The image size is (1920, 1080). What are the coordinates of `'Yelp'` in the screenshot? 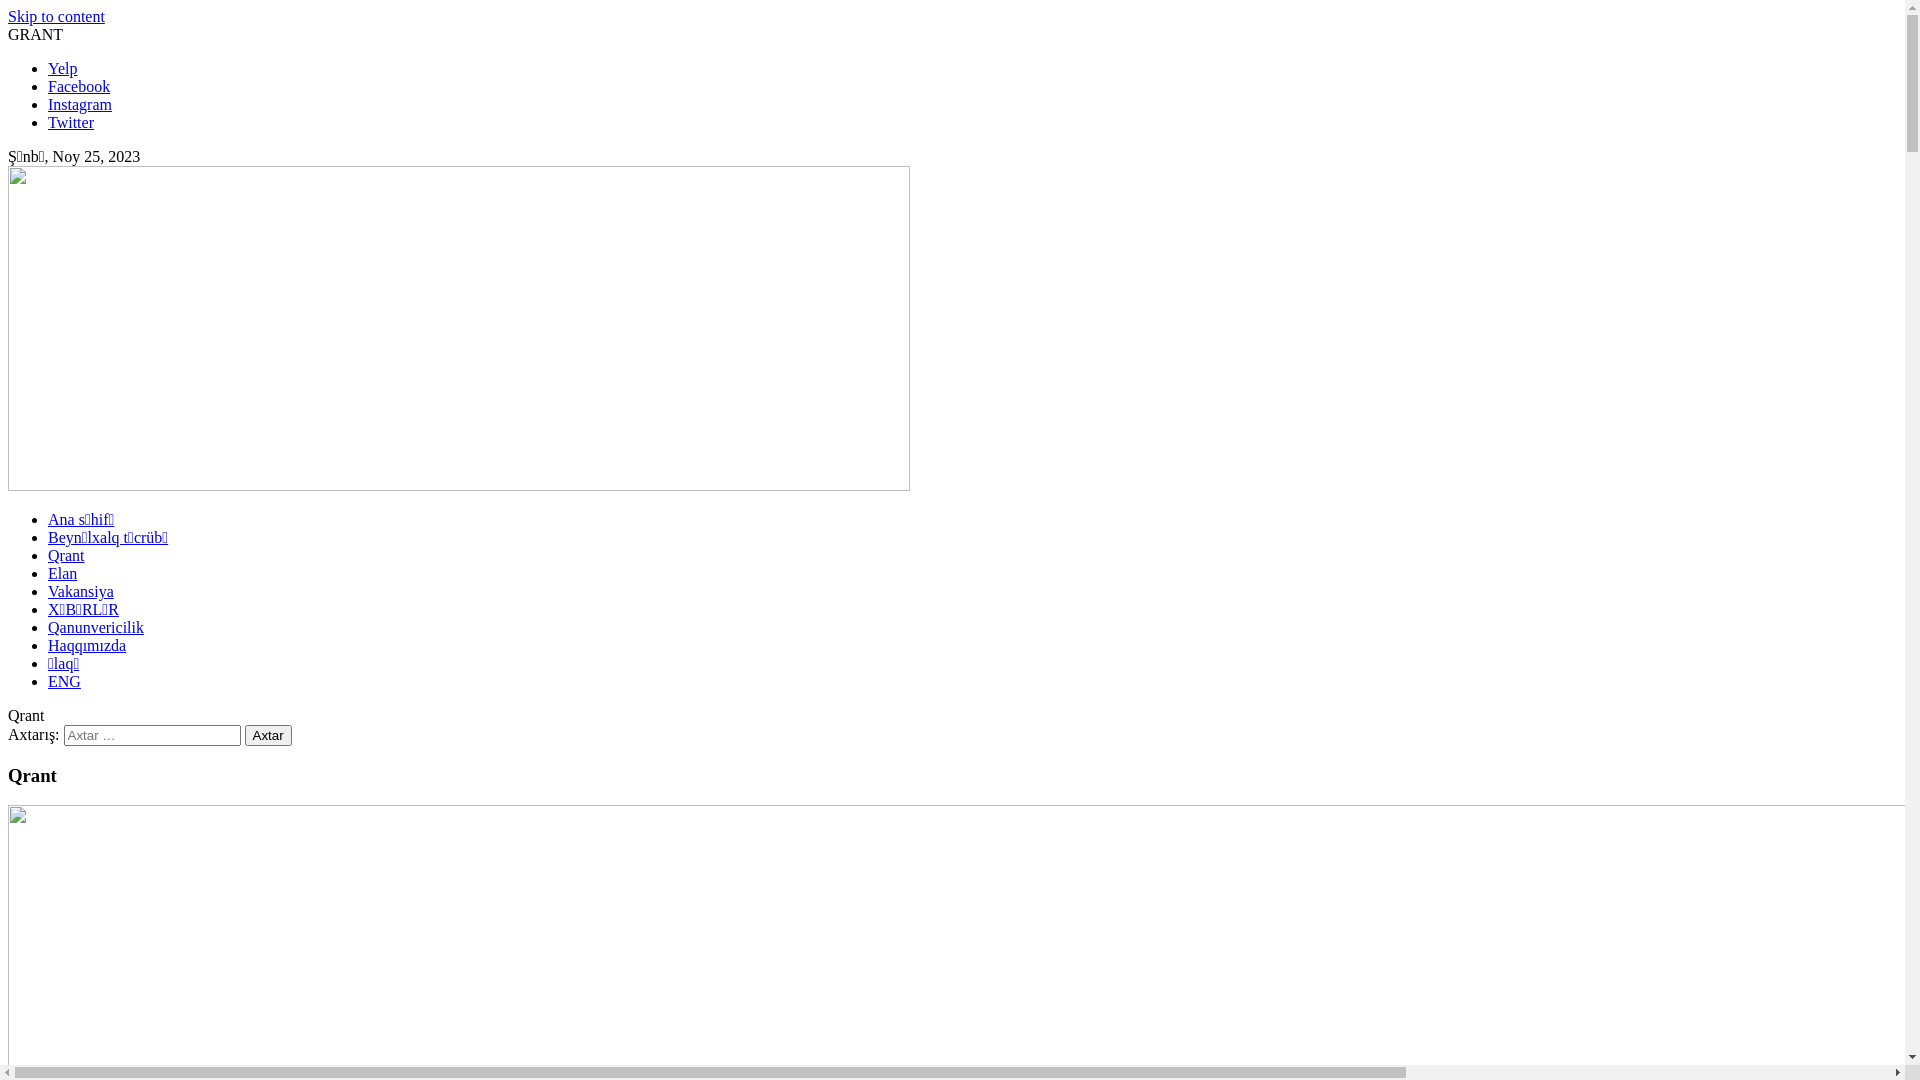 It's located at (62, 67).